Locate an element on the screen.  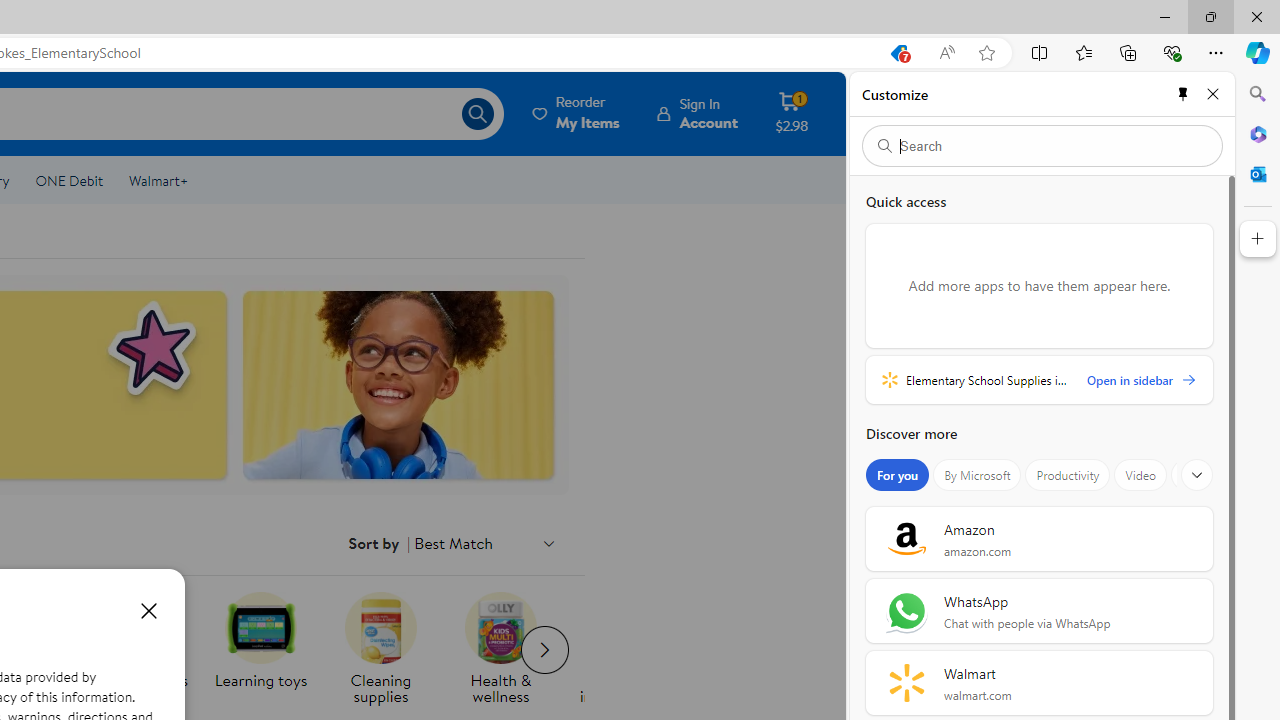
'Video' is located at coordinates (1140, 475).